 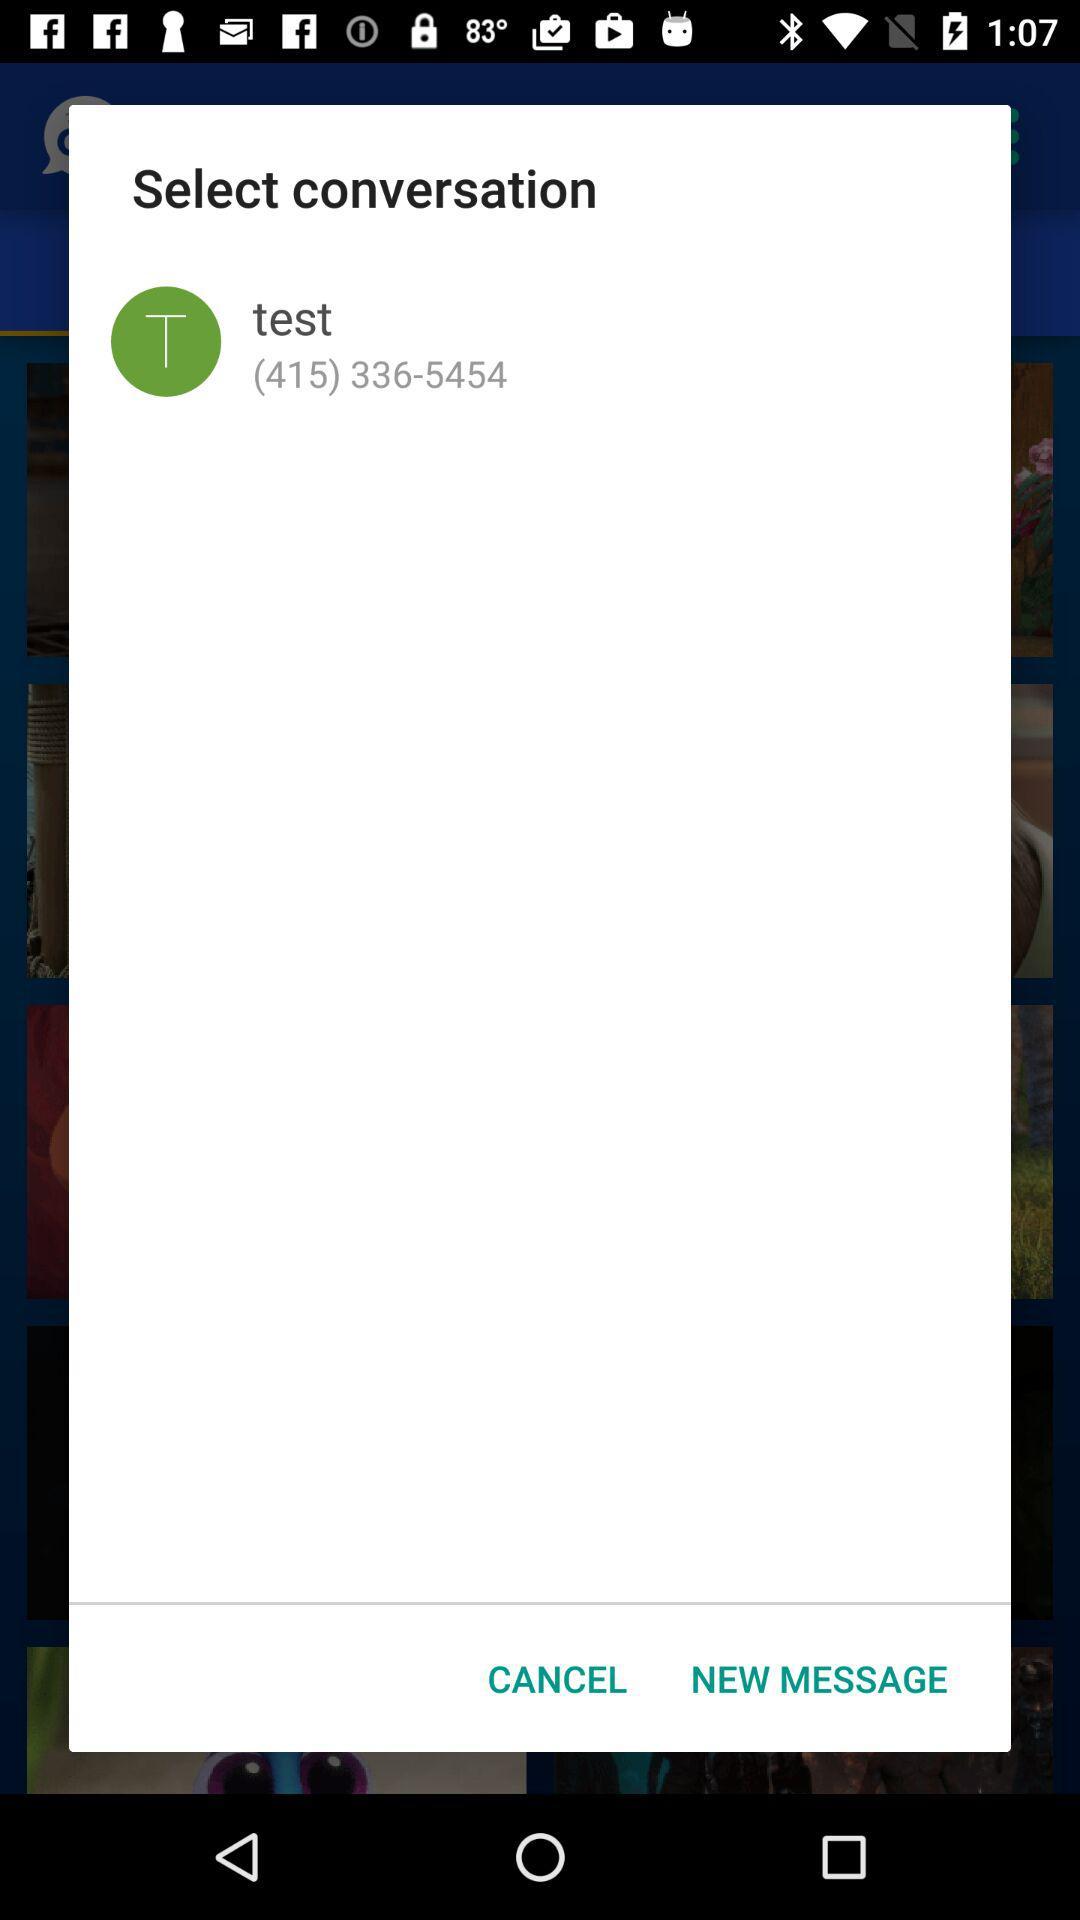 I want to click on item next to new message, so click(x=557, y=1678).